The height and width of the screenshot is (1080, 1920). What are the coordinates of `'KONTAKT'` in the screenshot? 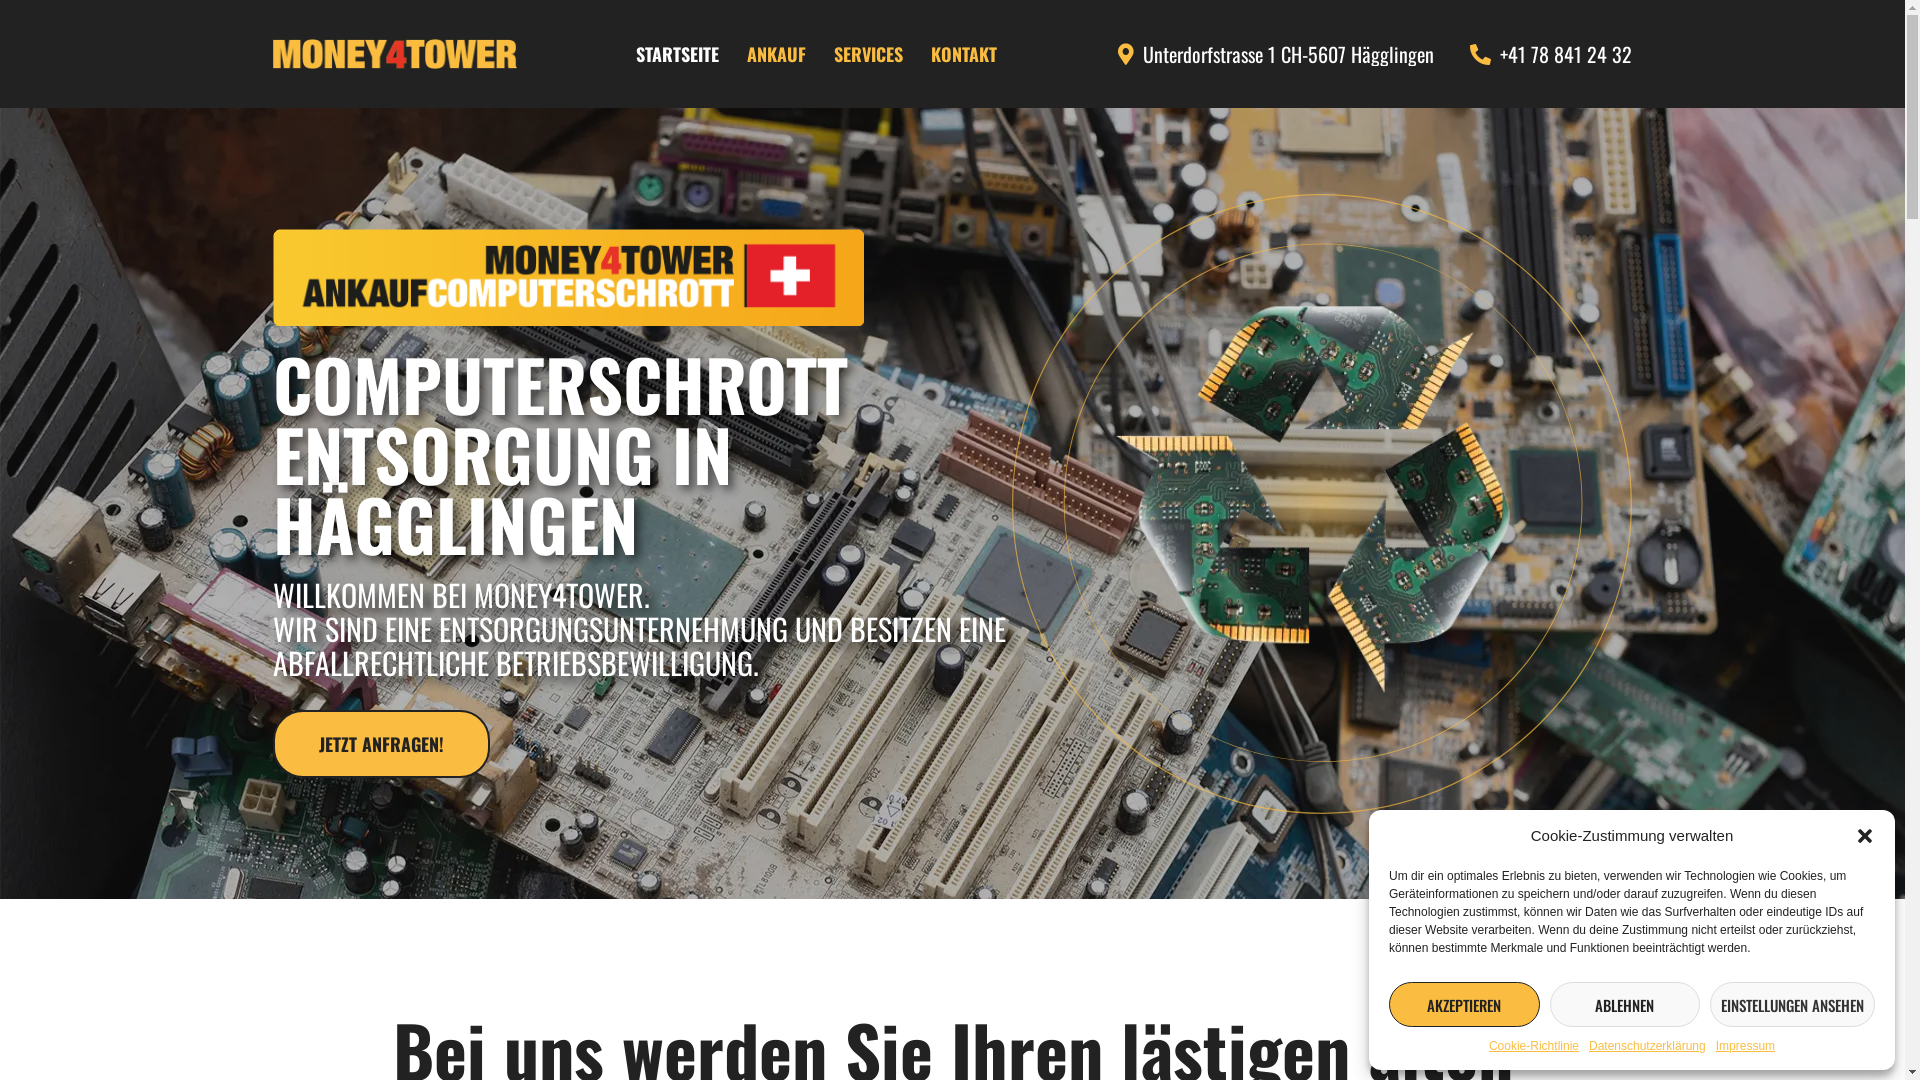 It's located at (964, 53).